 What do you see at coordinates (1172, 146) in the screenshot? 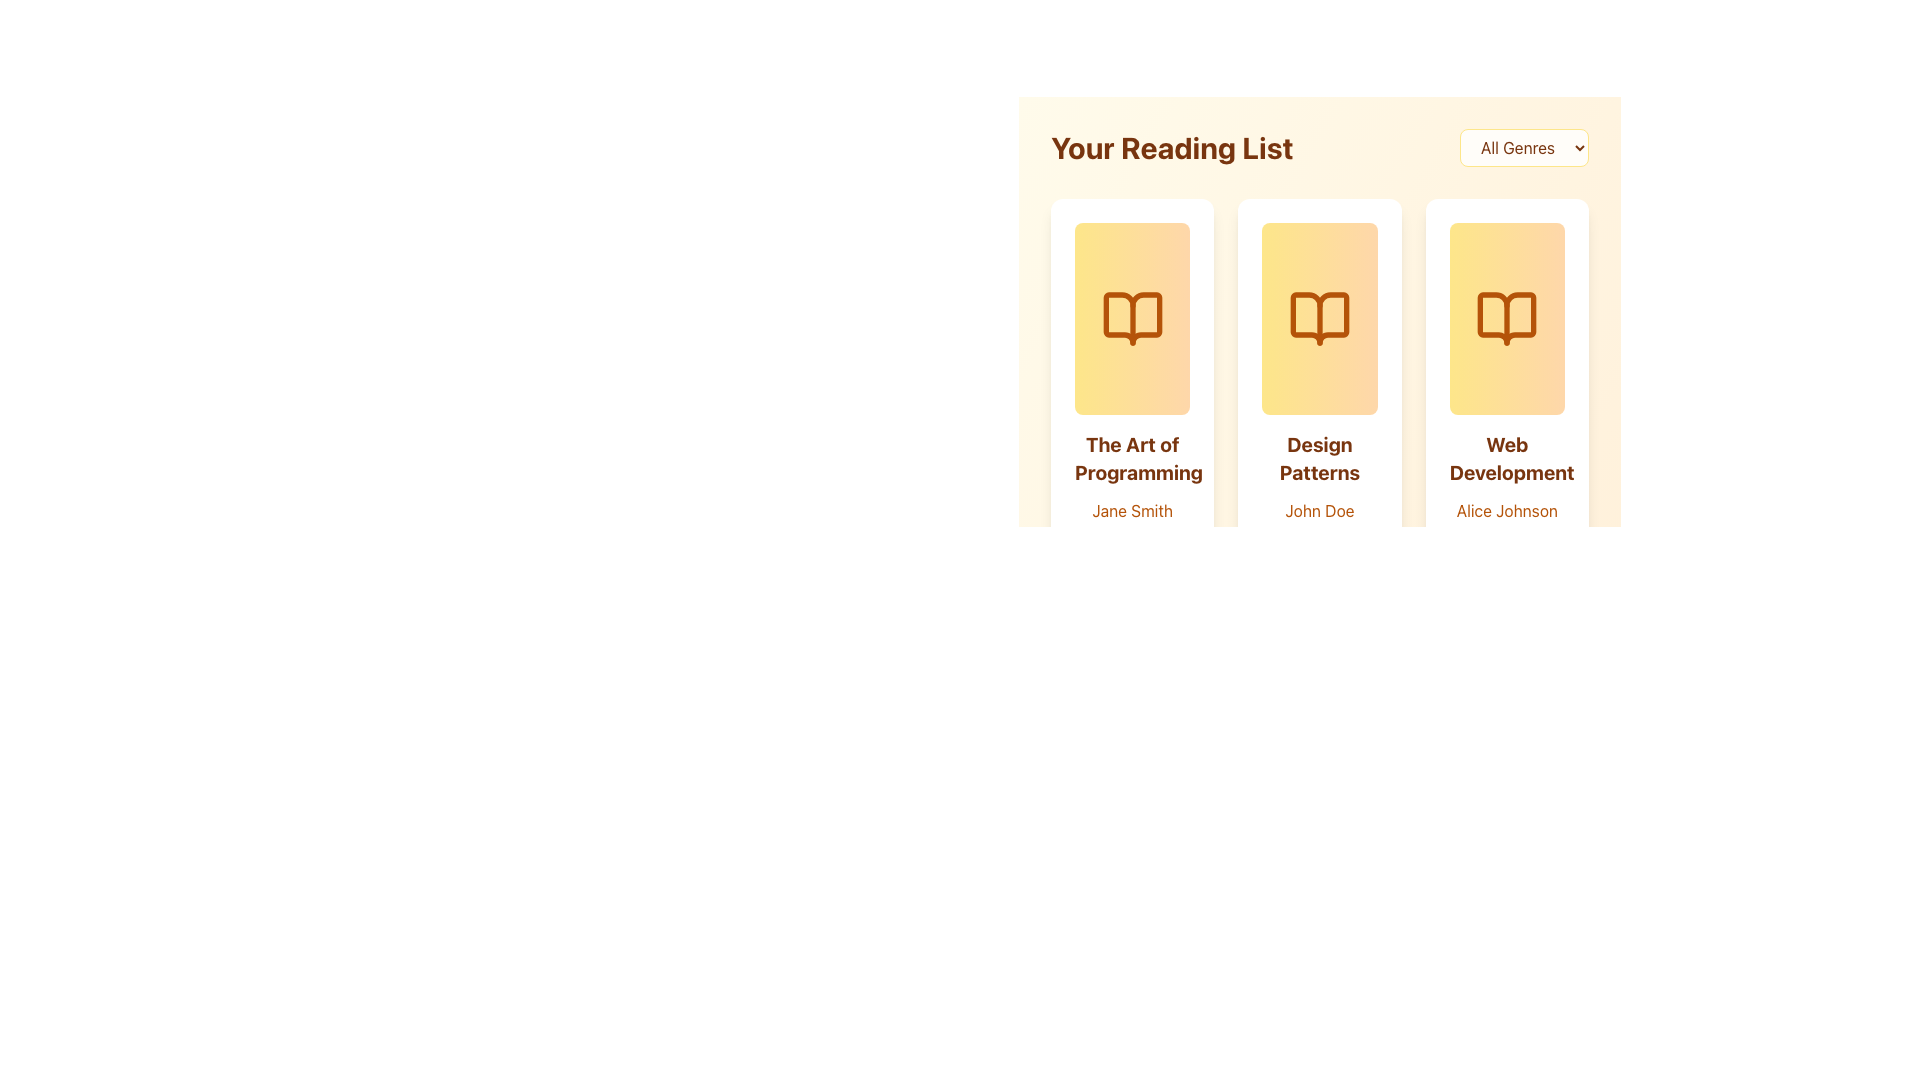
I see `bold, amber-colored header text 'Your Reading List' located at the top-left corner of the interface, preceding the dropdown menu labeled 'All Genres'` at bounding box center [1172, 146].